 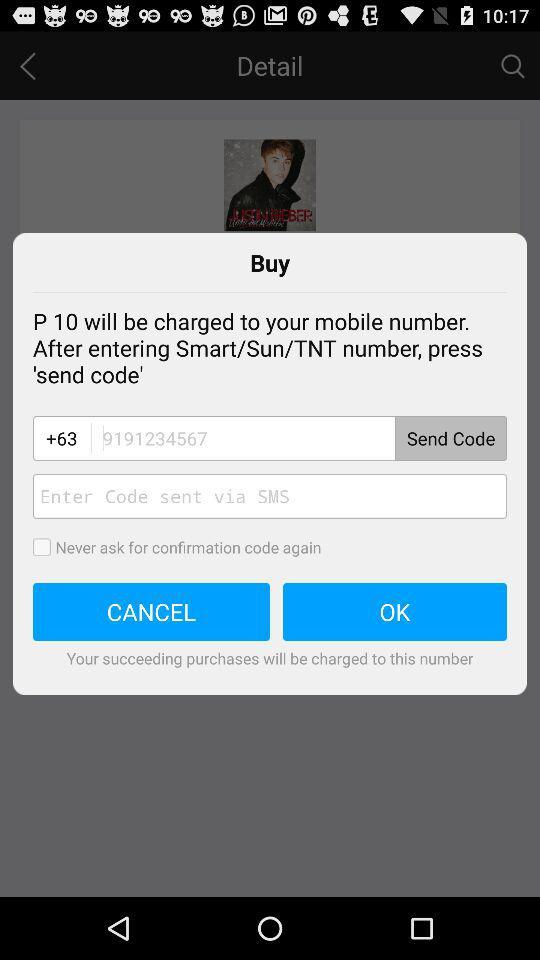 What do you see at coordinates (270, 495) in the screenshot?
I see `sms code` at bounding box center [270, 495].